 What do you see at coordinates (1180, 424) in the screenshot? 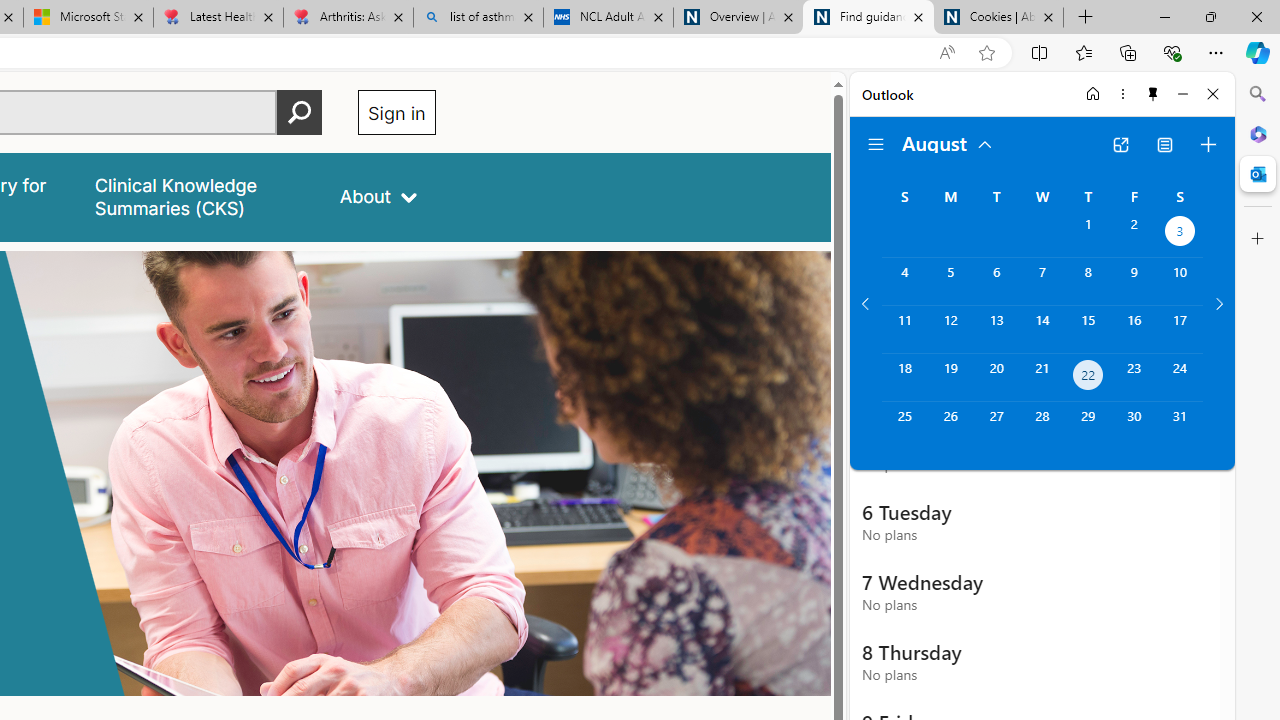
I see `'Saturday, August 31, 2024. '` at bounding box center [1180, 424].